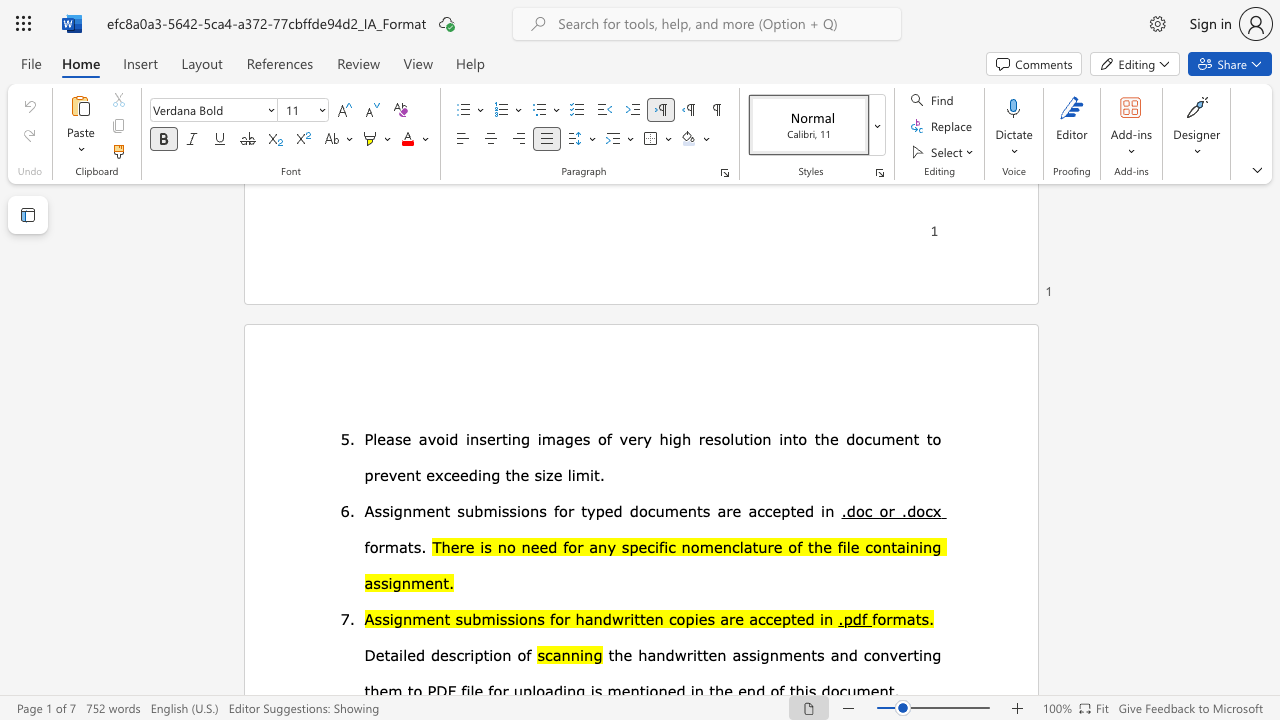 This screenshot has width=1280, height=720. Describe the element at coordinates (805, 617) in the screenshot. I see `the subset text "d in" within the text "Assignment submissions for handwritten copies are accepted in"` at that location.